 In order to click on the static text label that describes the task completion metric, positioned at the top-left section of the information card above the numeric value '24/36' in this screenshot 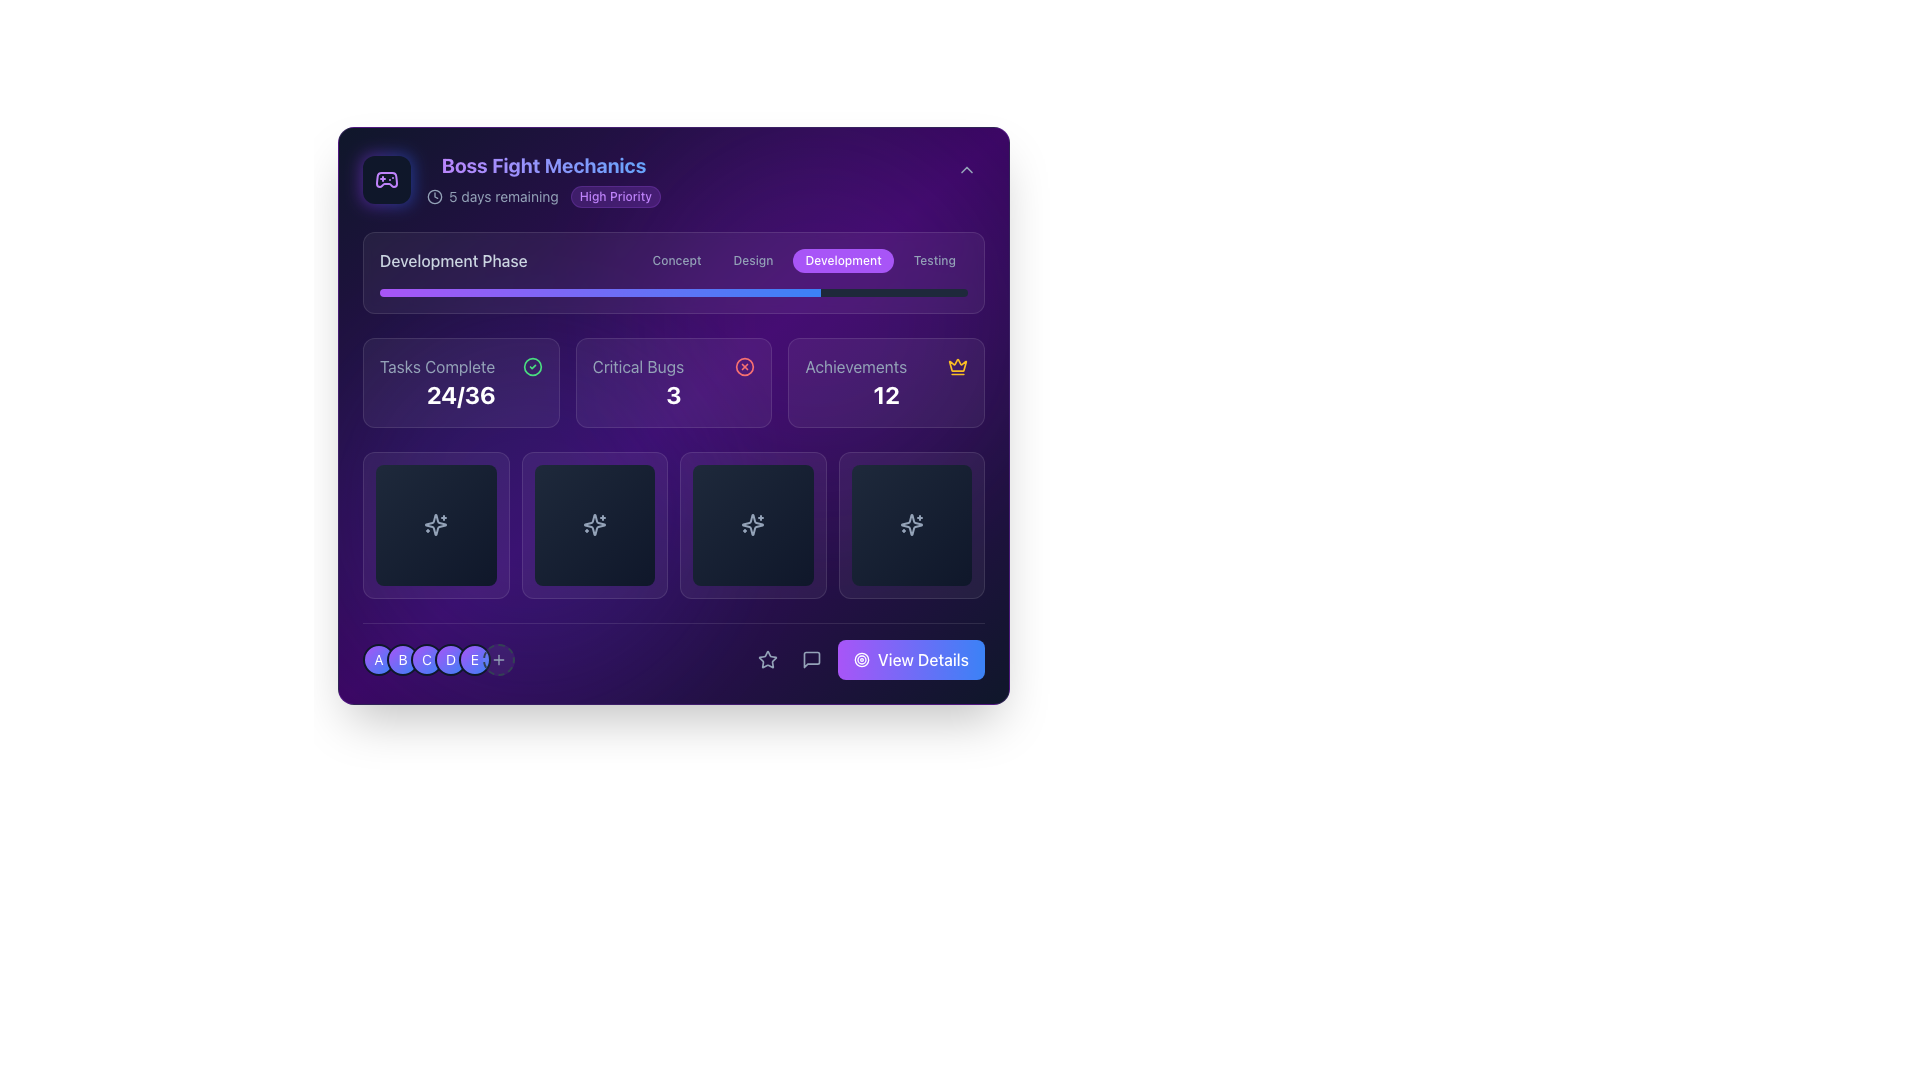, I will do `click(436, 366)`.